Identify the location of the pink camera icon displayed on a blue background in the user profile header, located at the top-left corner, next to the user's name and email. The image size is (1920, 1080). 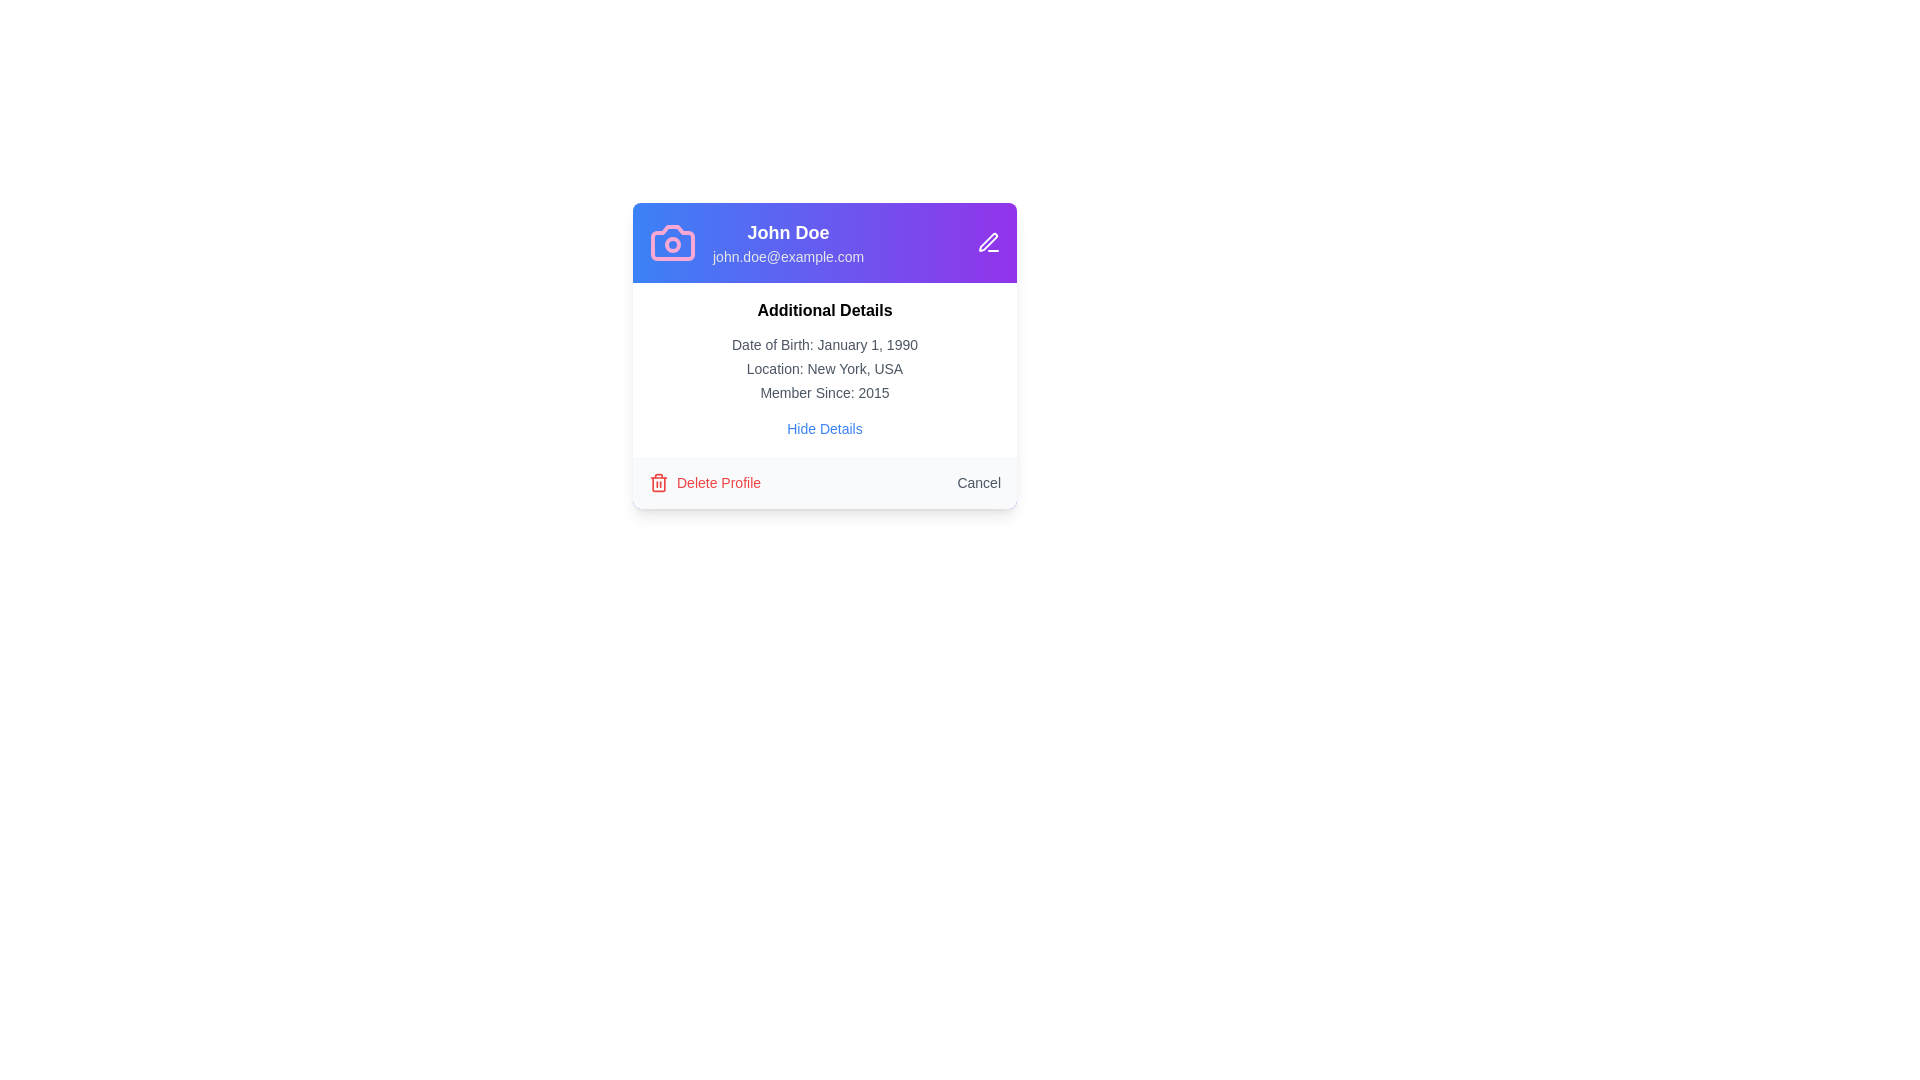
(672, 242).